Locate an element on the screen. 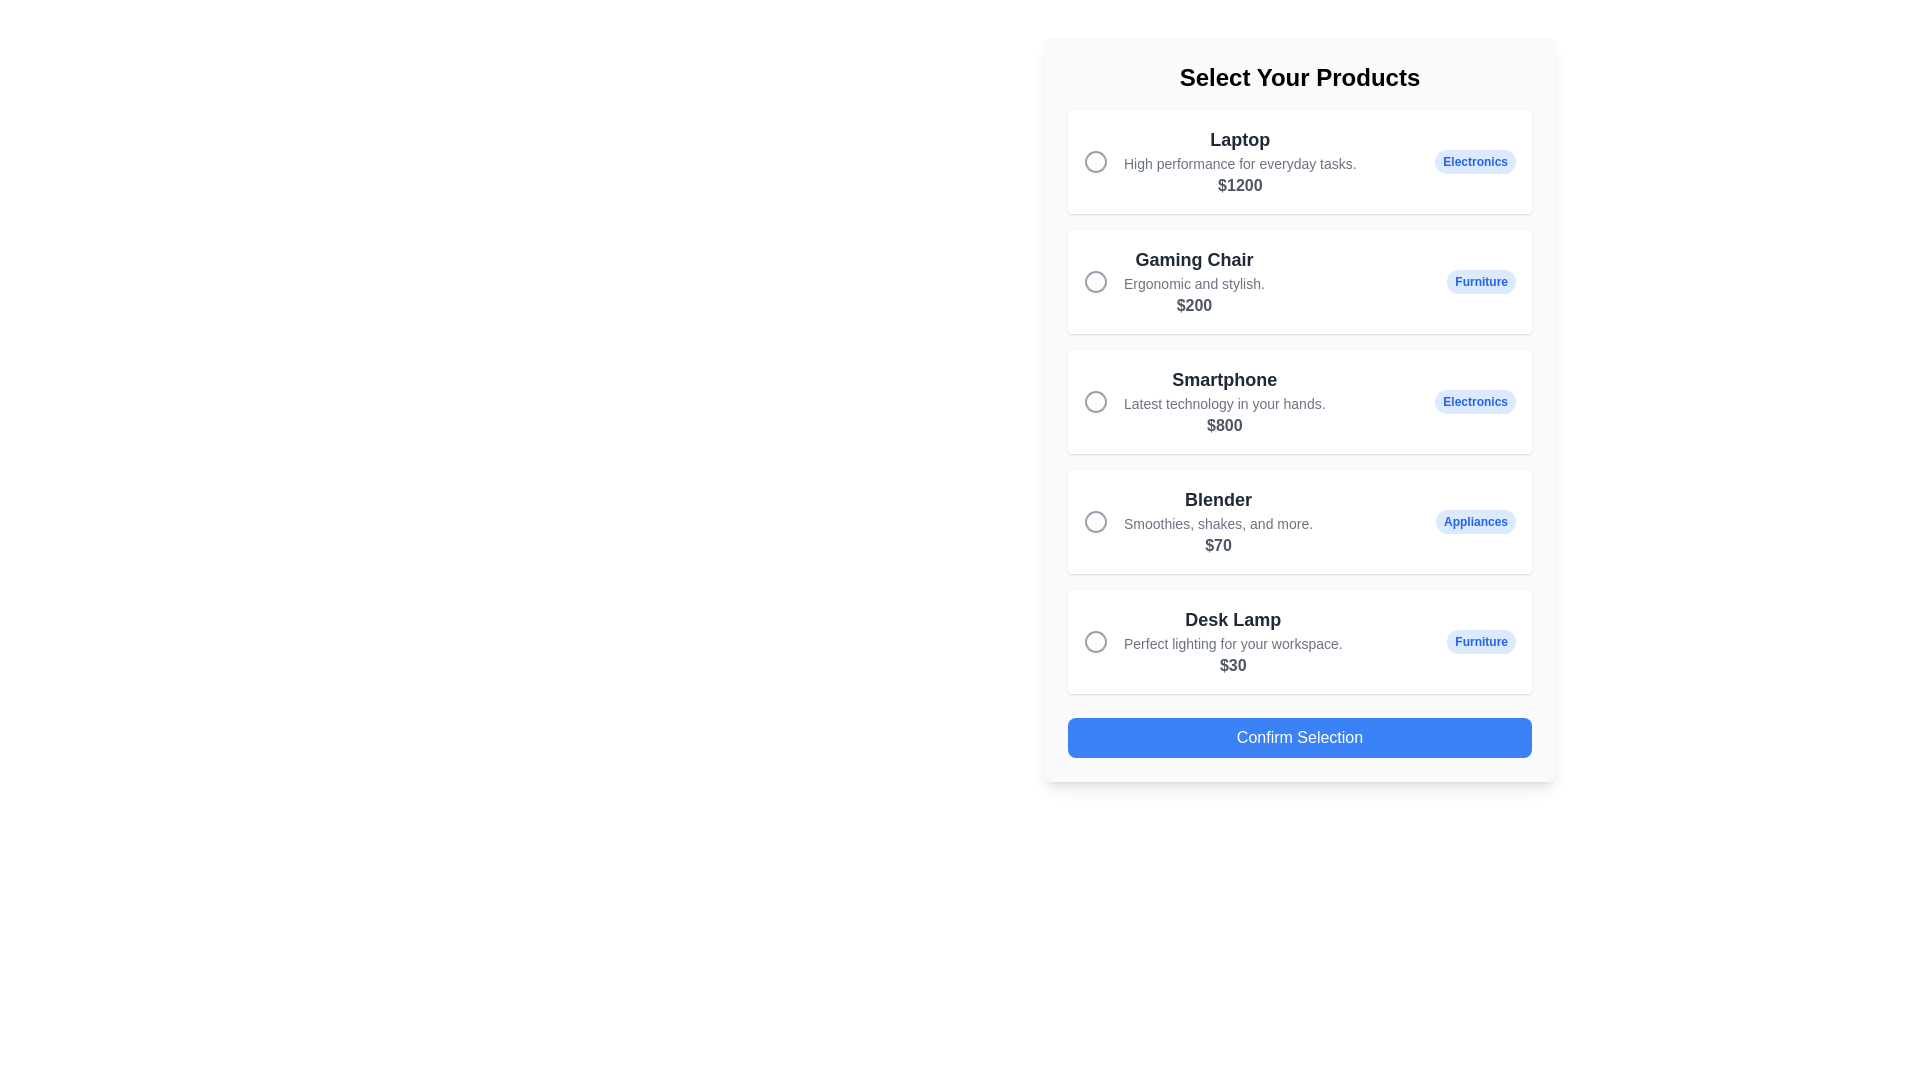 Image resolution: width=1920 pixels, height=1080 pixels. the label indicating the category 'Appliances' which is styled with a rounded background and blue text, located in the fourth item of the list associated with the product 'Blender' is located at coordinates (1475, 520).